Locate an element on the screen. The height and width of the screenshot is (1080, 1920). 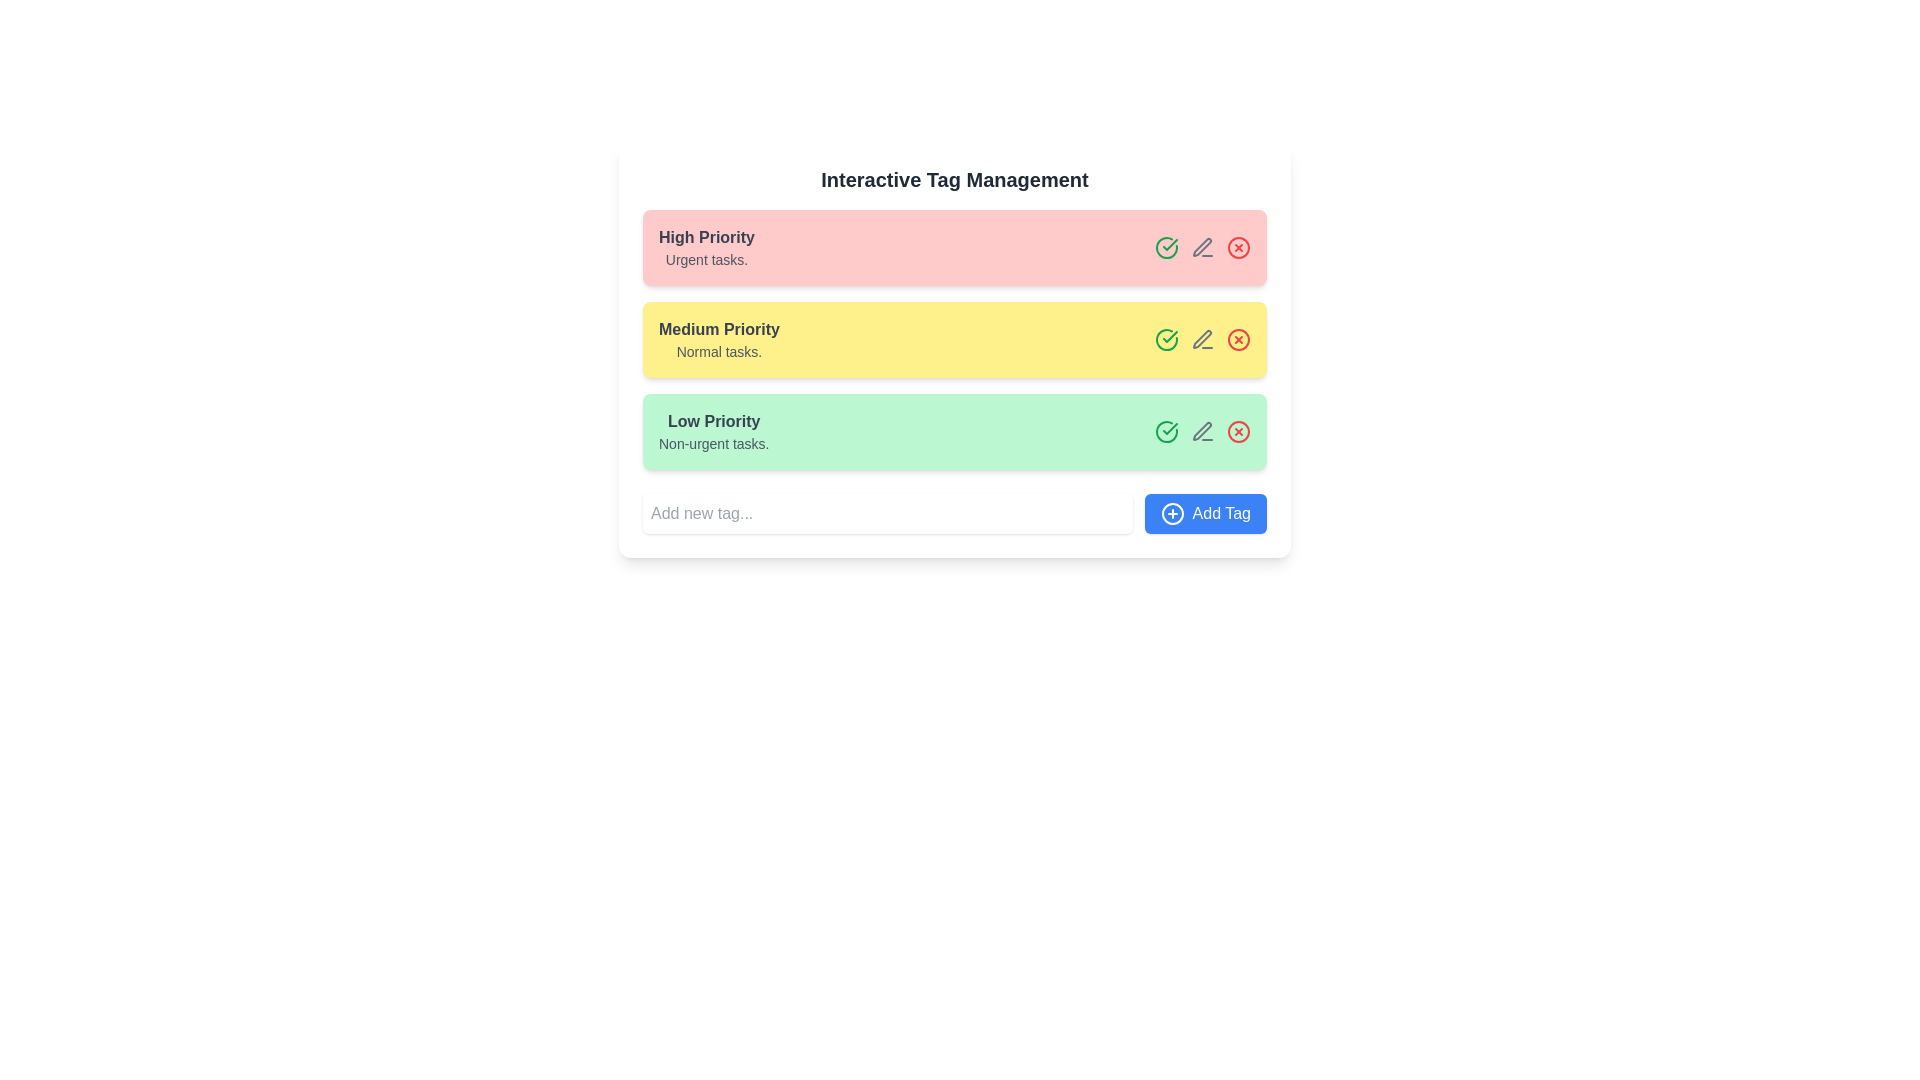
the confirmation button for the 'Medium Priority' section is located at coordinates (1170, 335).